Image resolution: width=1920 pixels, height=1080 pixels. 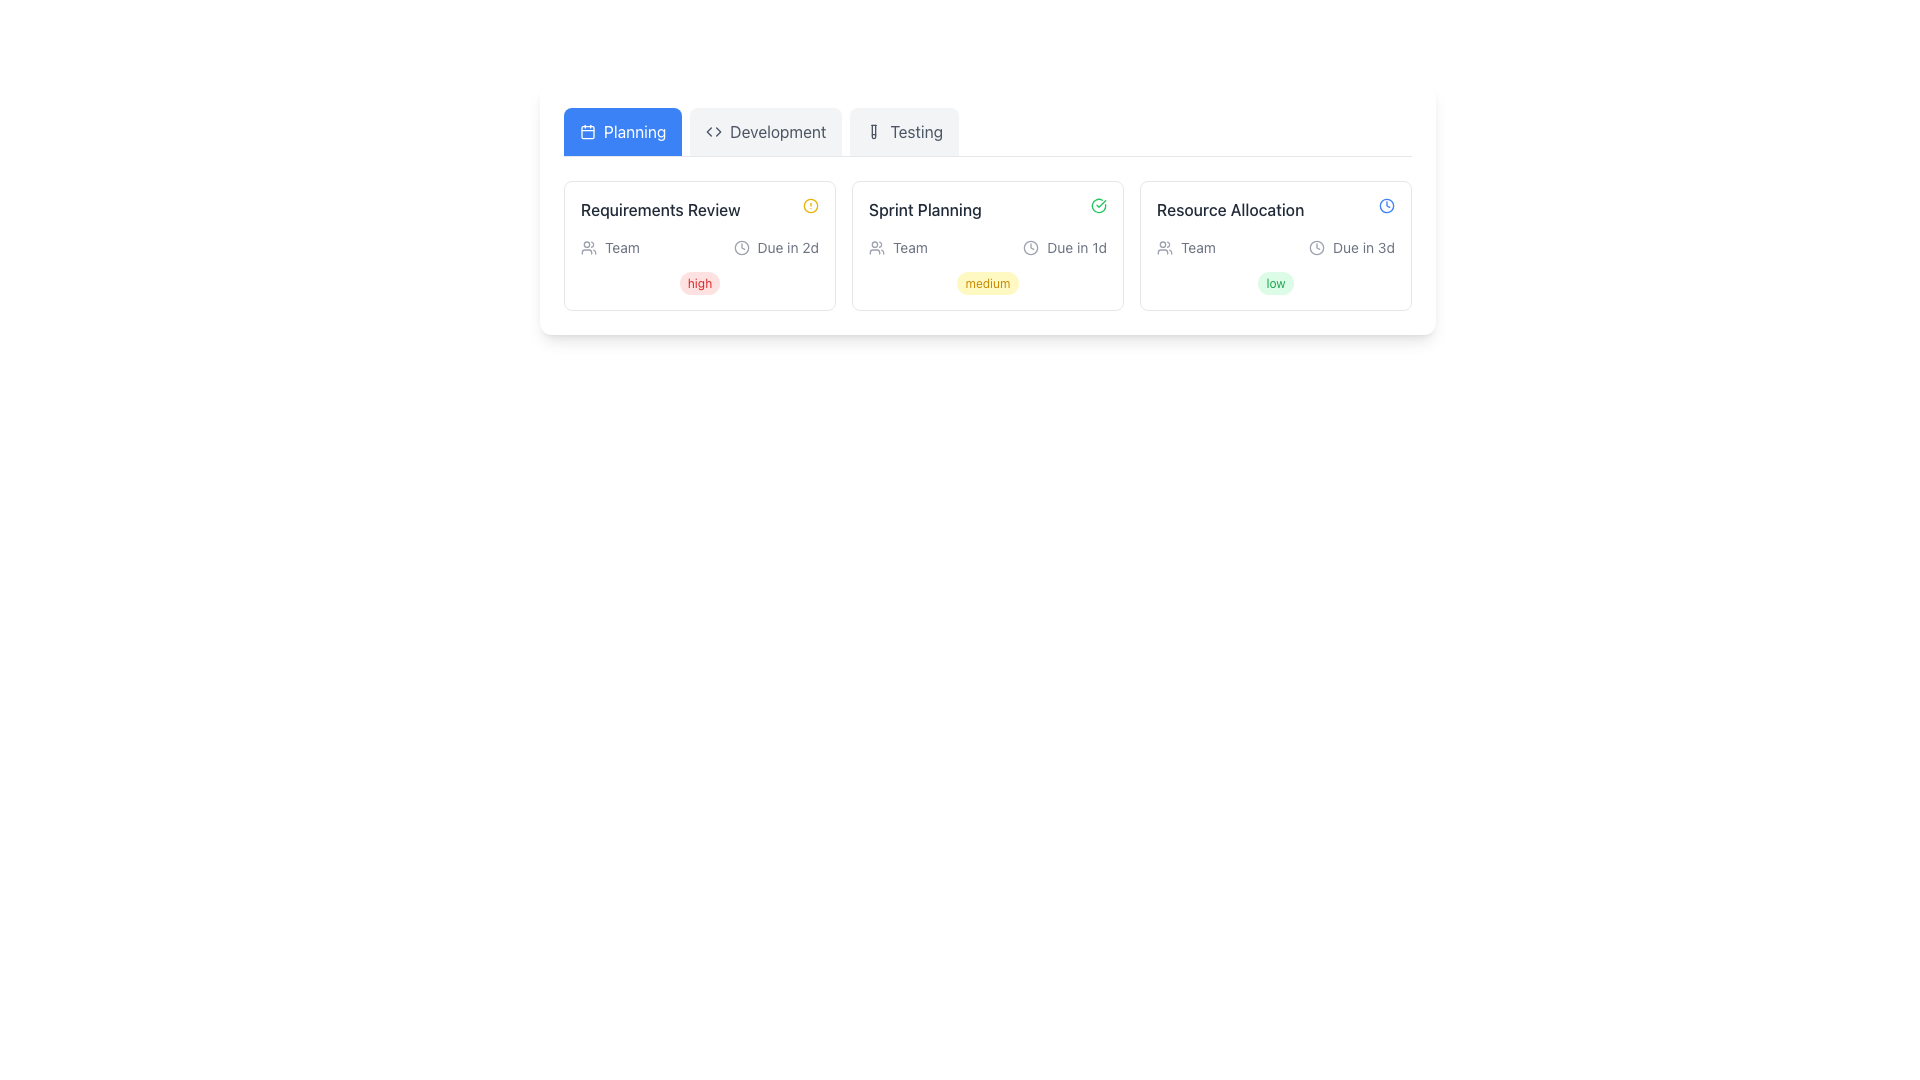 I want to click on the Text element that labels the icon for the 'Resource Allocation' task located in the lower-left corner of the 'Resource Allocation' card in the 'Planning' section, so click(x=1198, y=246).